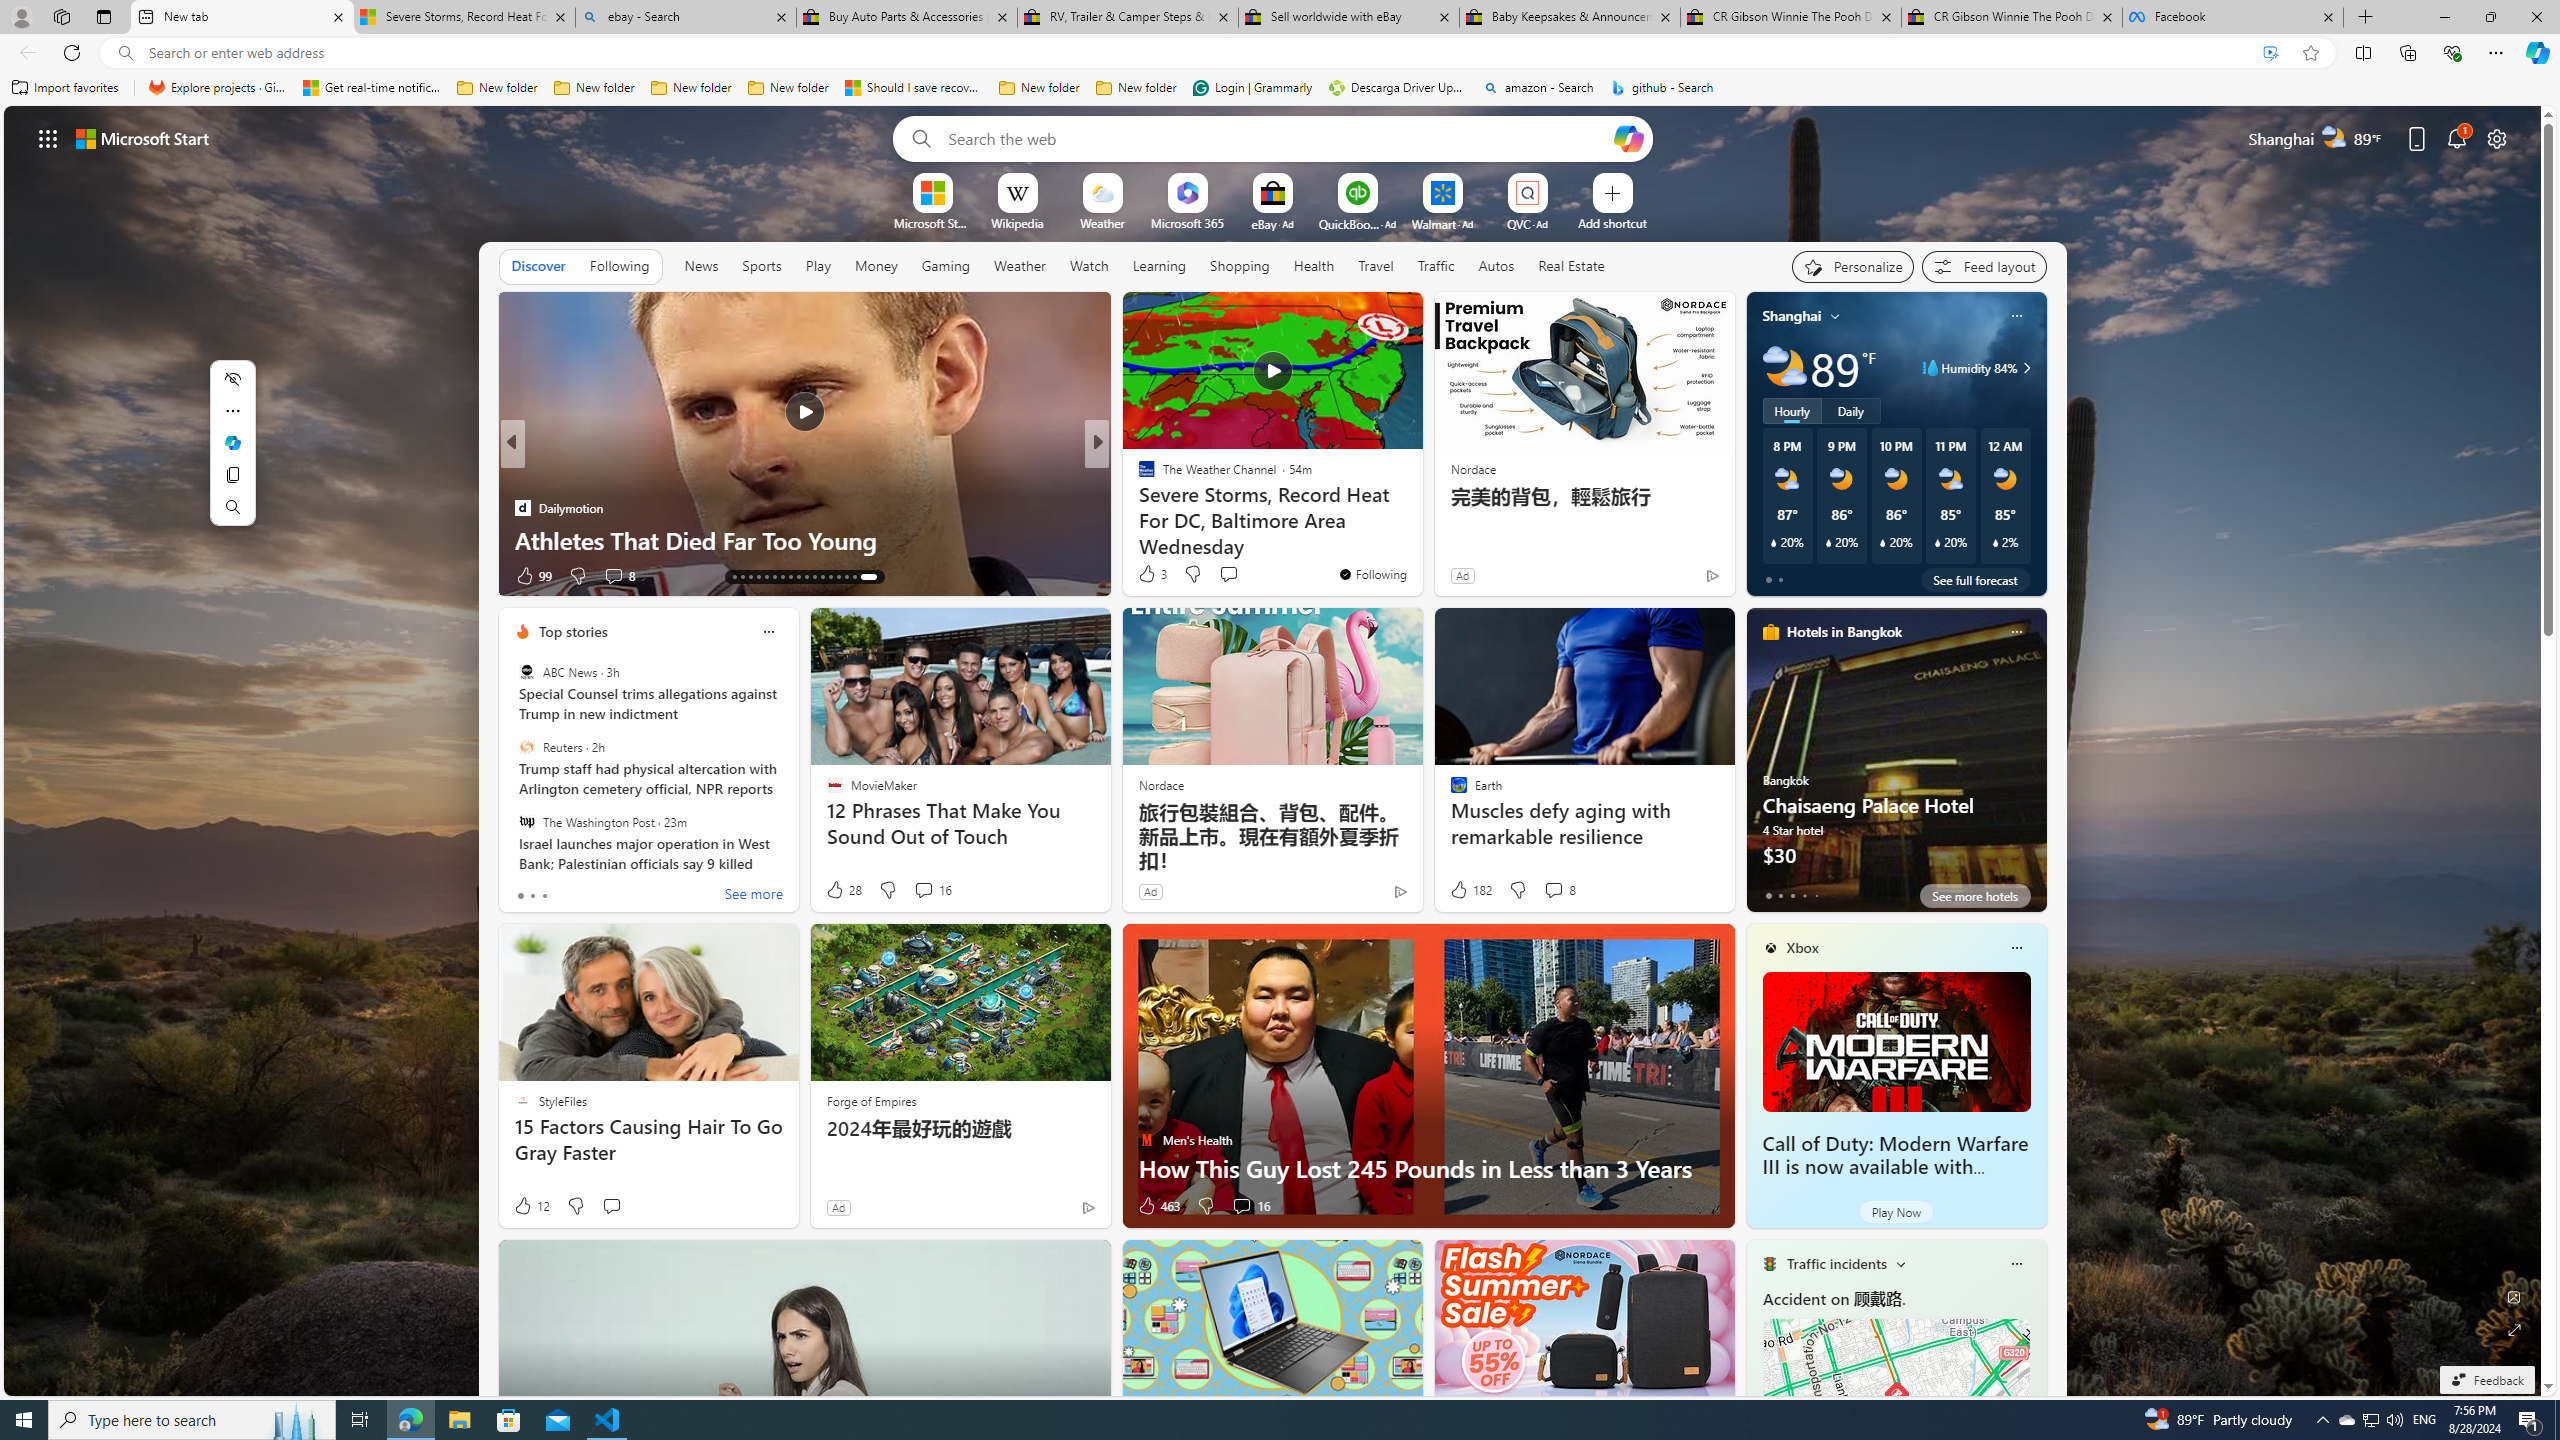 This screenshot has width=2560, height=1440. I want to click on 'New folder', so click(1136, 87).